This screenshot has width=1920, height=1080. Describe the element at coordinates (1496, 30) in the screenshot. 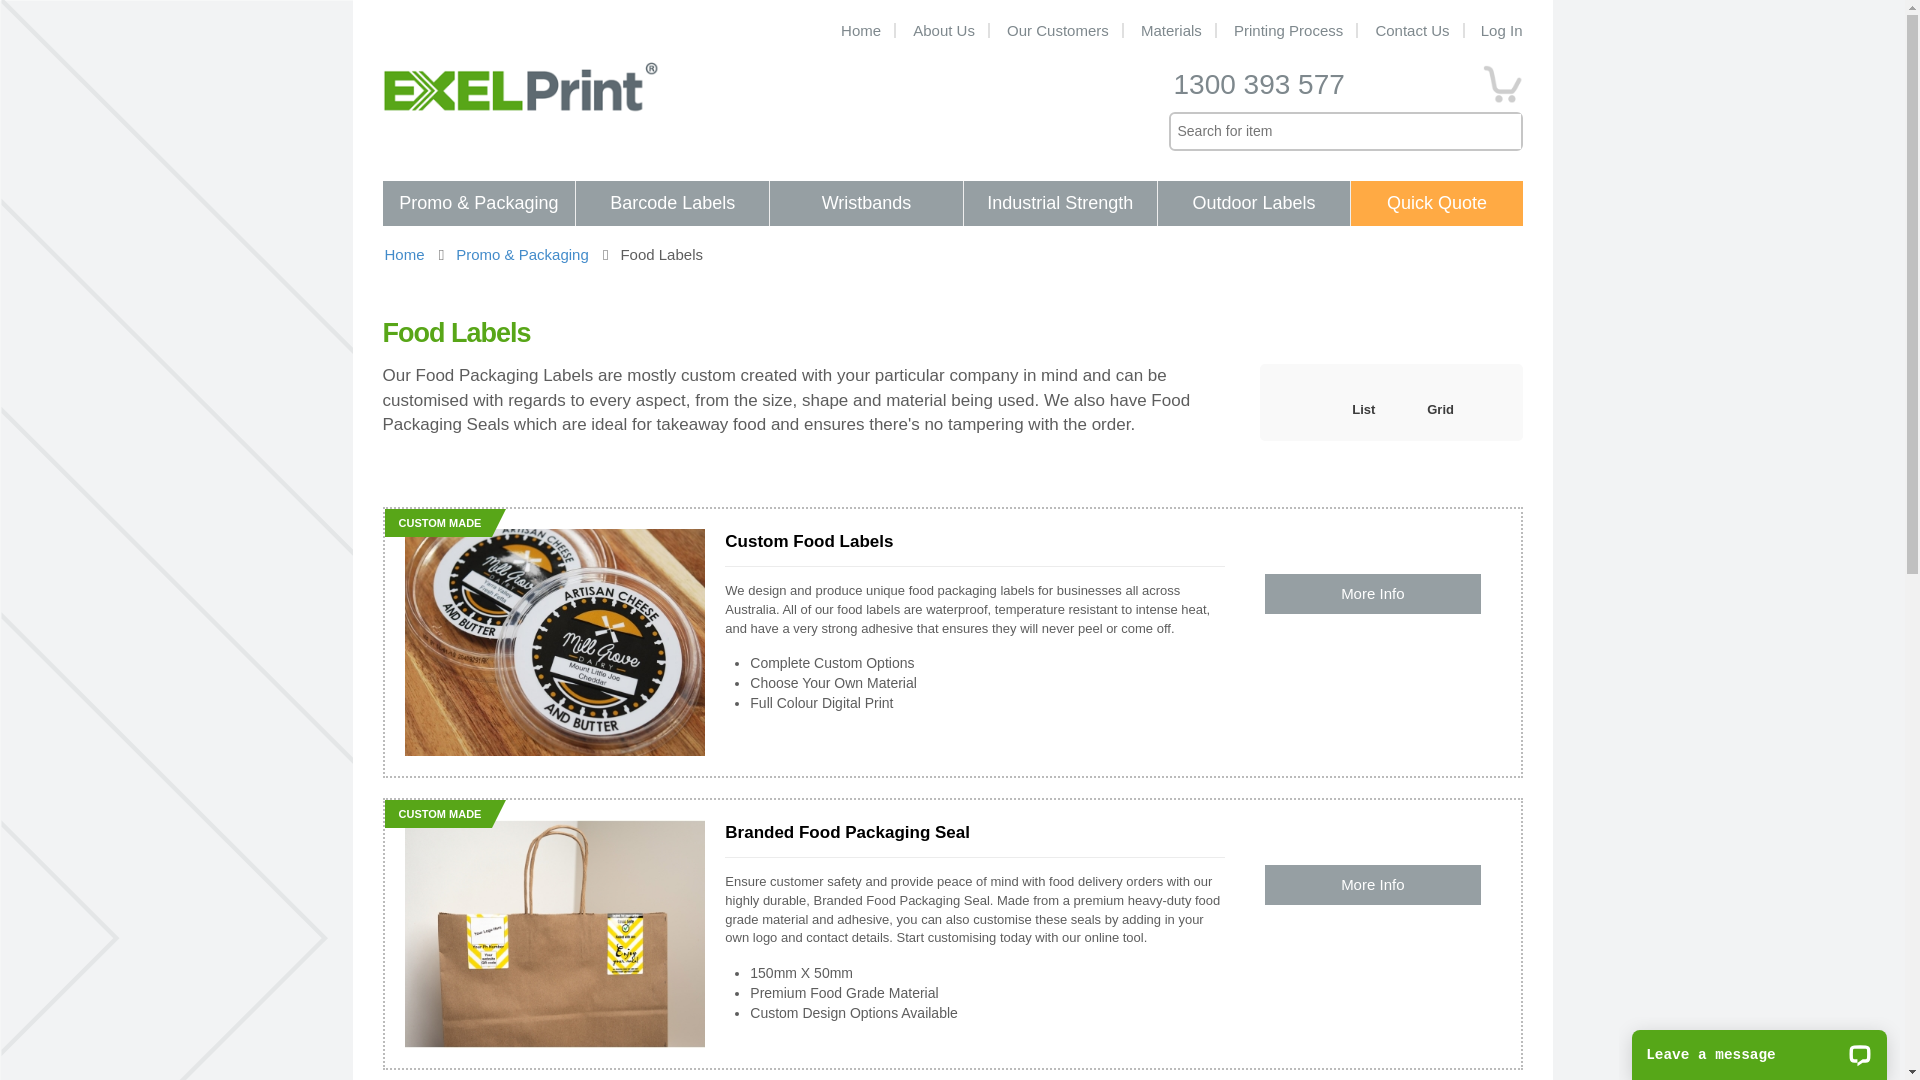

I see `'Log In'` at that location.